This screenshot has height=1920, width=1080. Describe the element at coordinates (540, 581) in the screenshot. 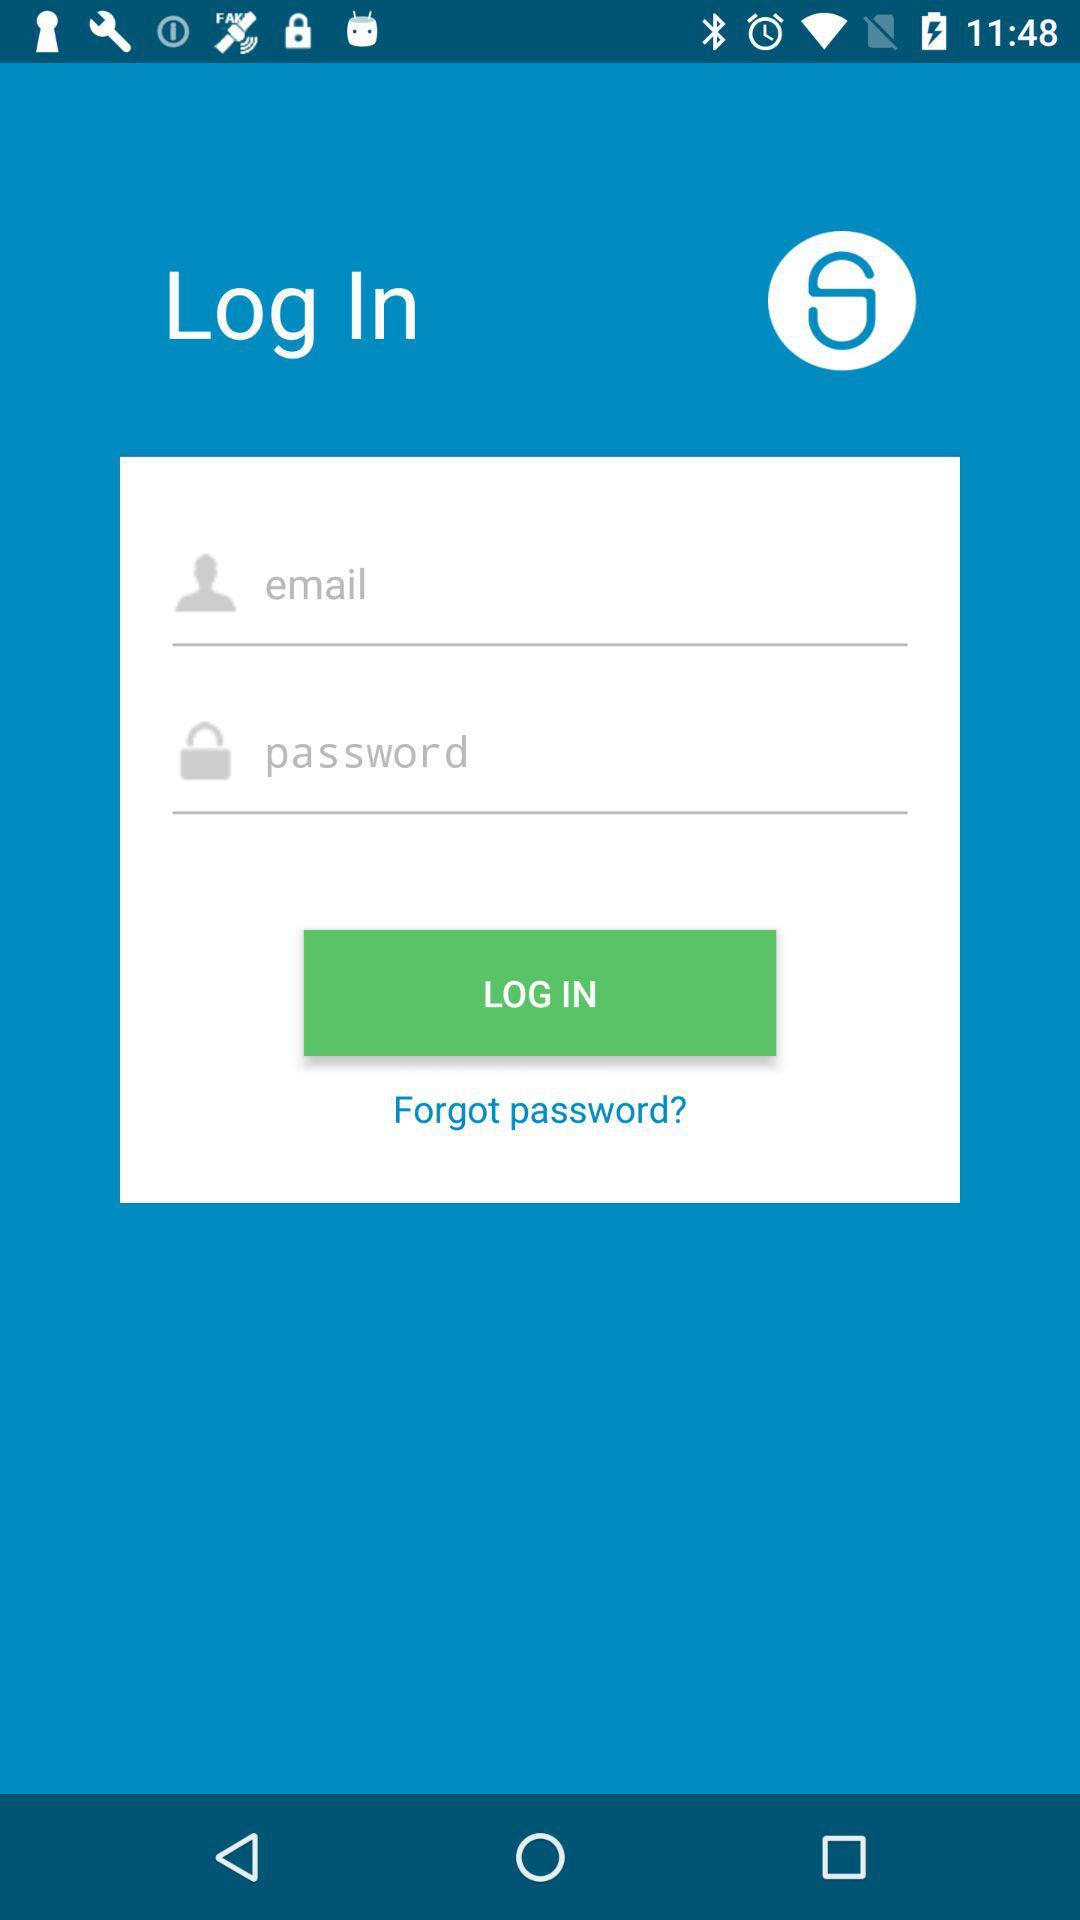

I see `item at the top` at that location.